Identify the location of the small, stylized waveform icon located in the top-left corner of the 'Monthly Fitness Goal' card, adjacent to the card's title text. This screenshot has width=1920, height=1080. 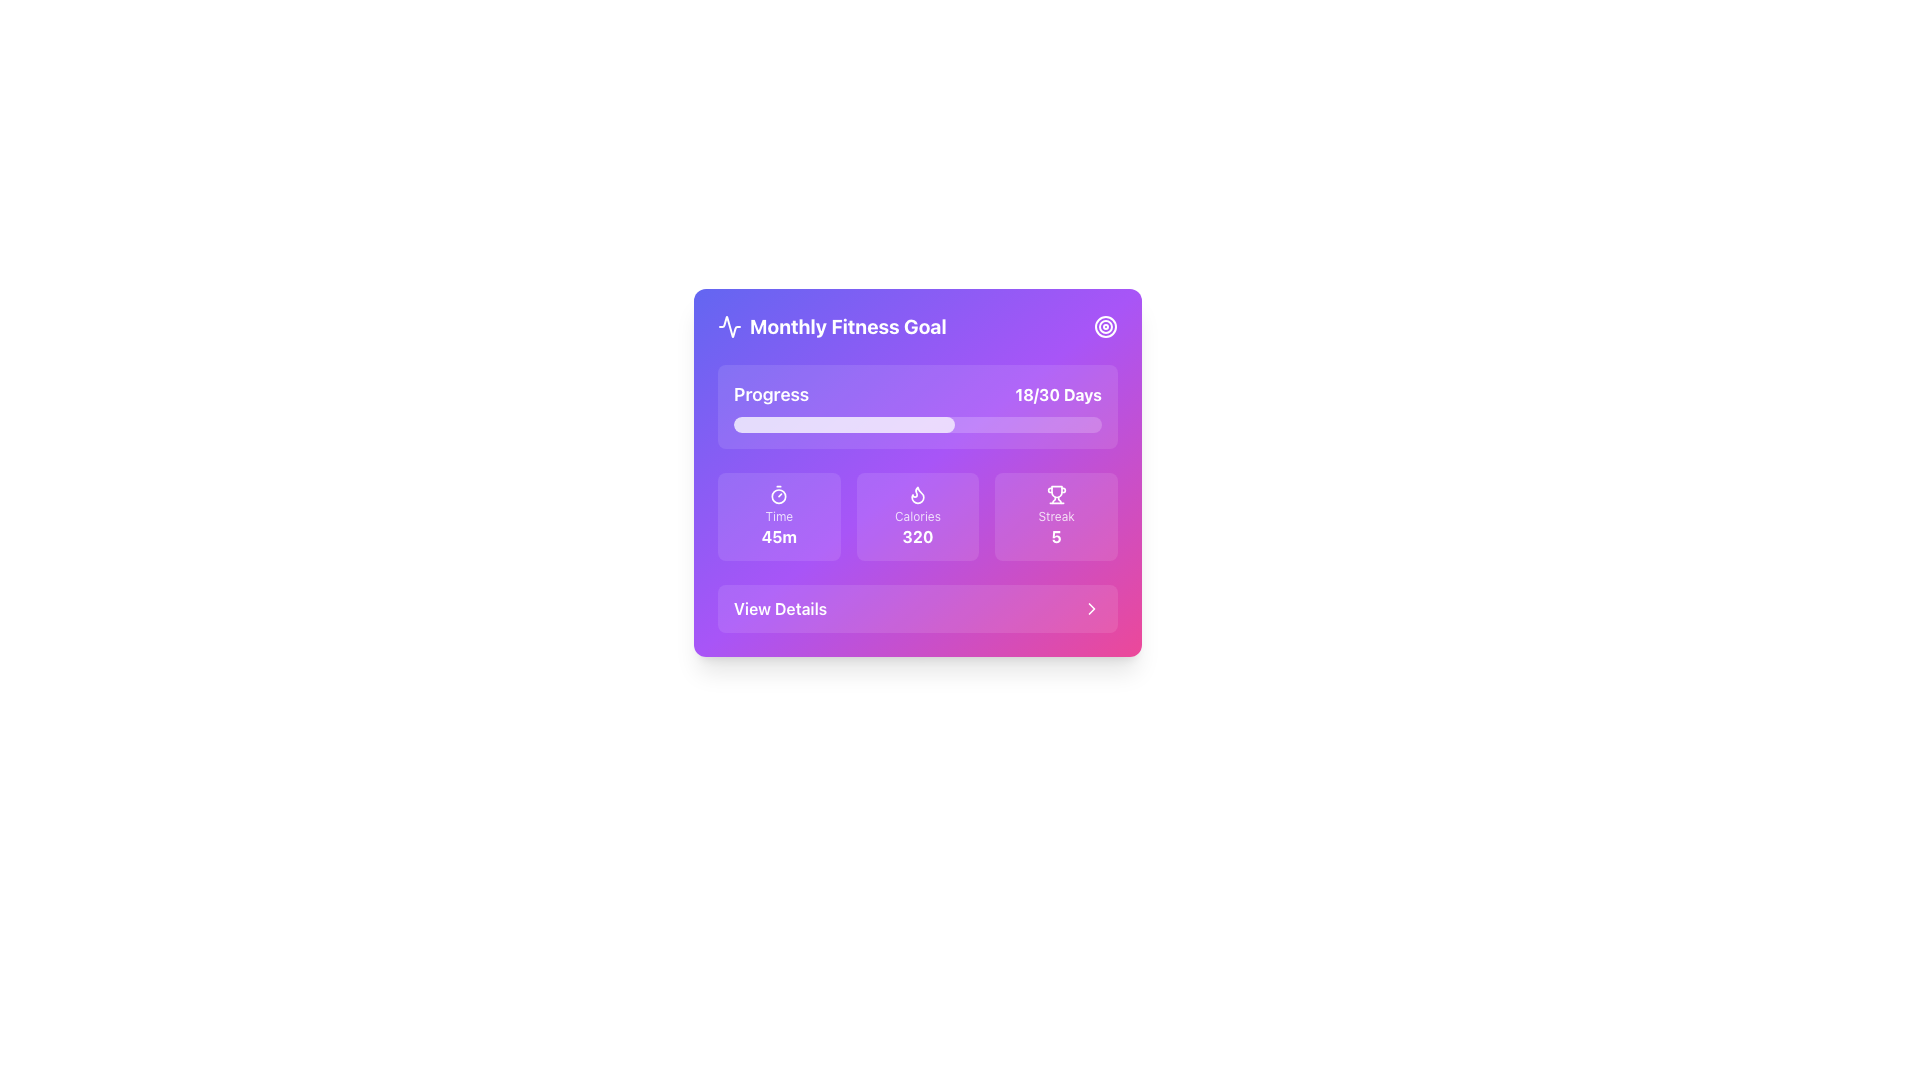
(728, 326).